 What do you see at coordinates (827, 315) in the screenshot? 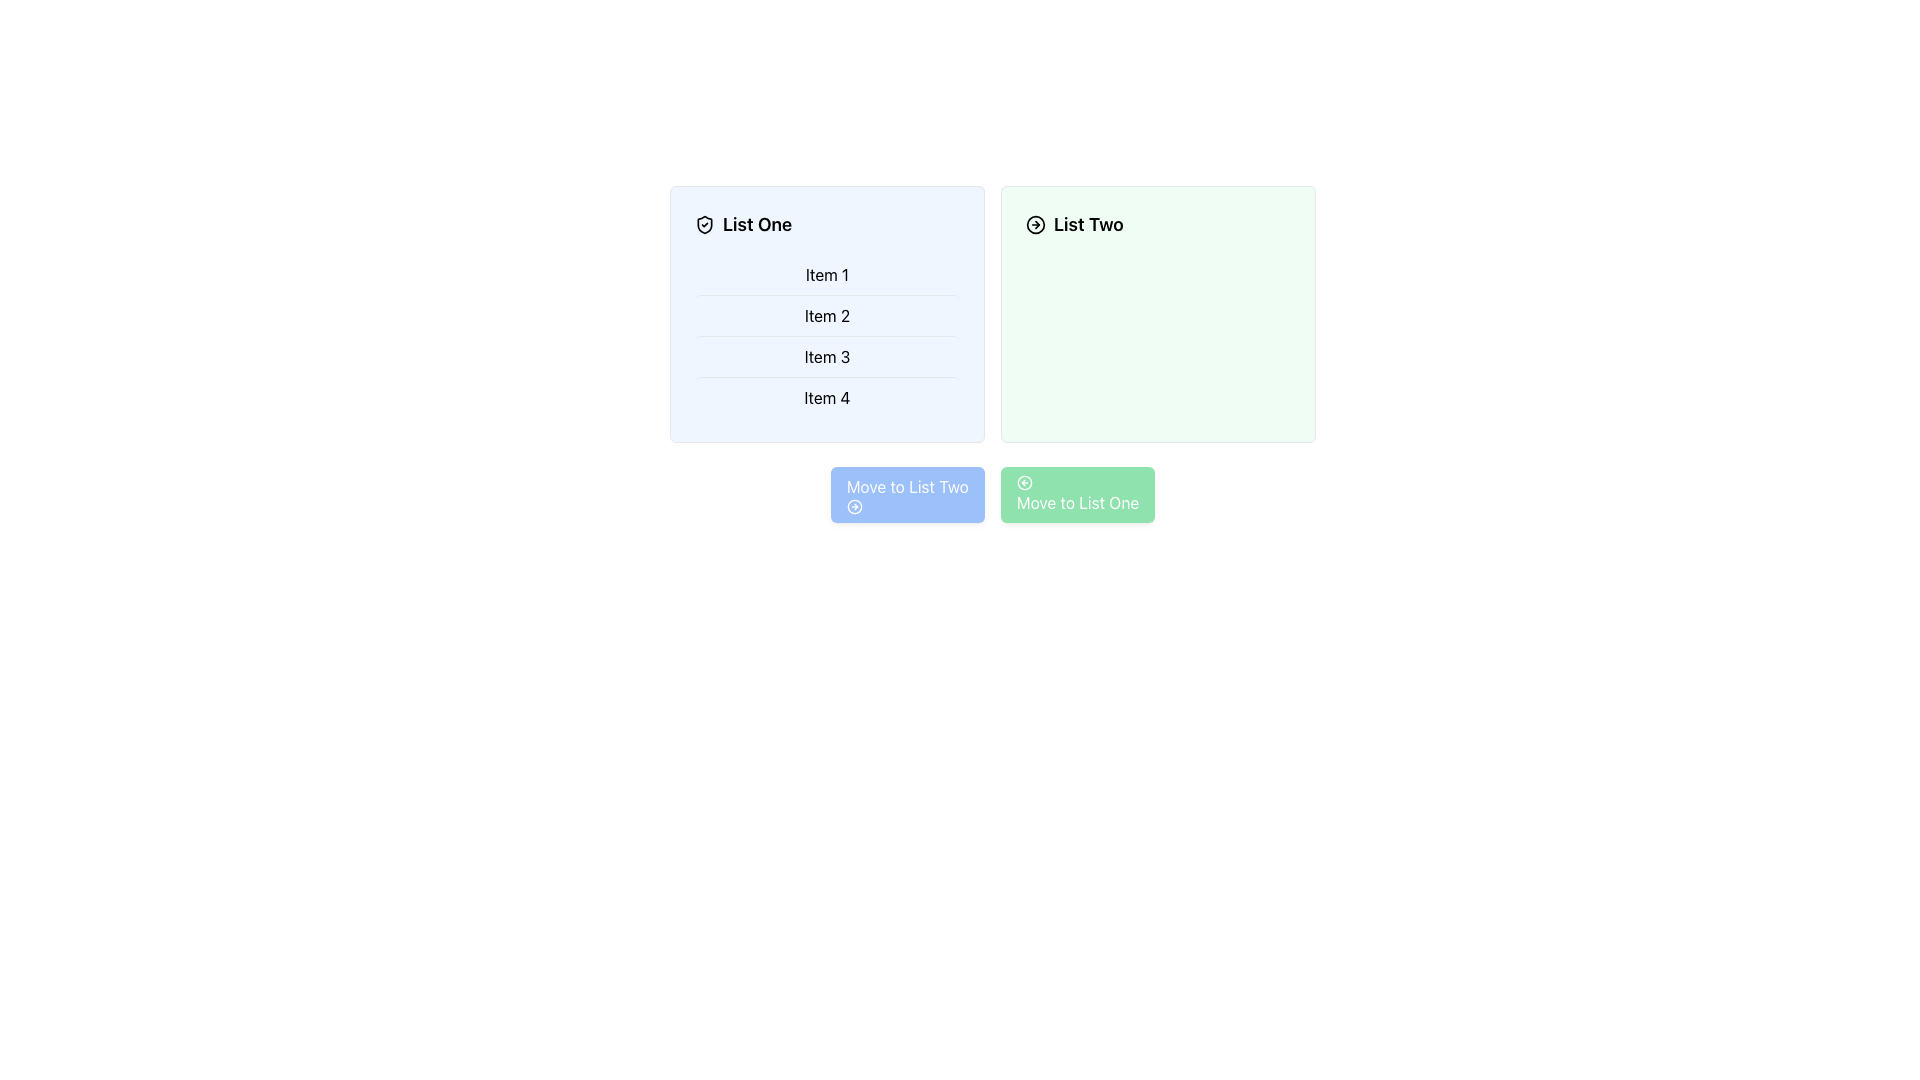
I see `the text label reading 'Item 2' located in the left card titled 'List One', which is styled as a selectable item and positioned below 'Item 1'` at bounding box center [827, 315].